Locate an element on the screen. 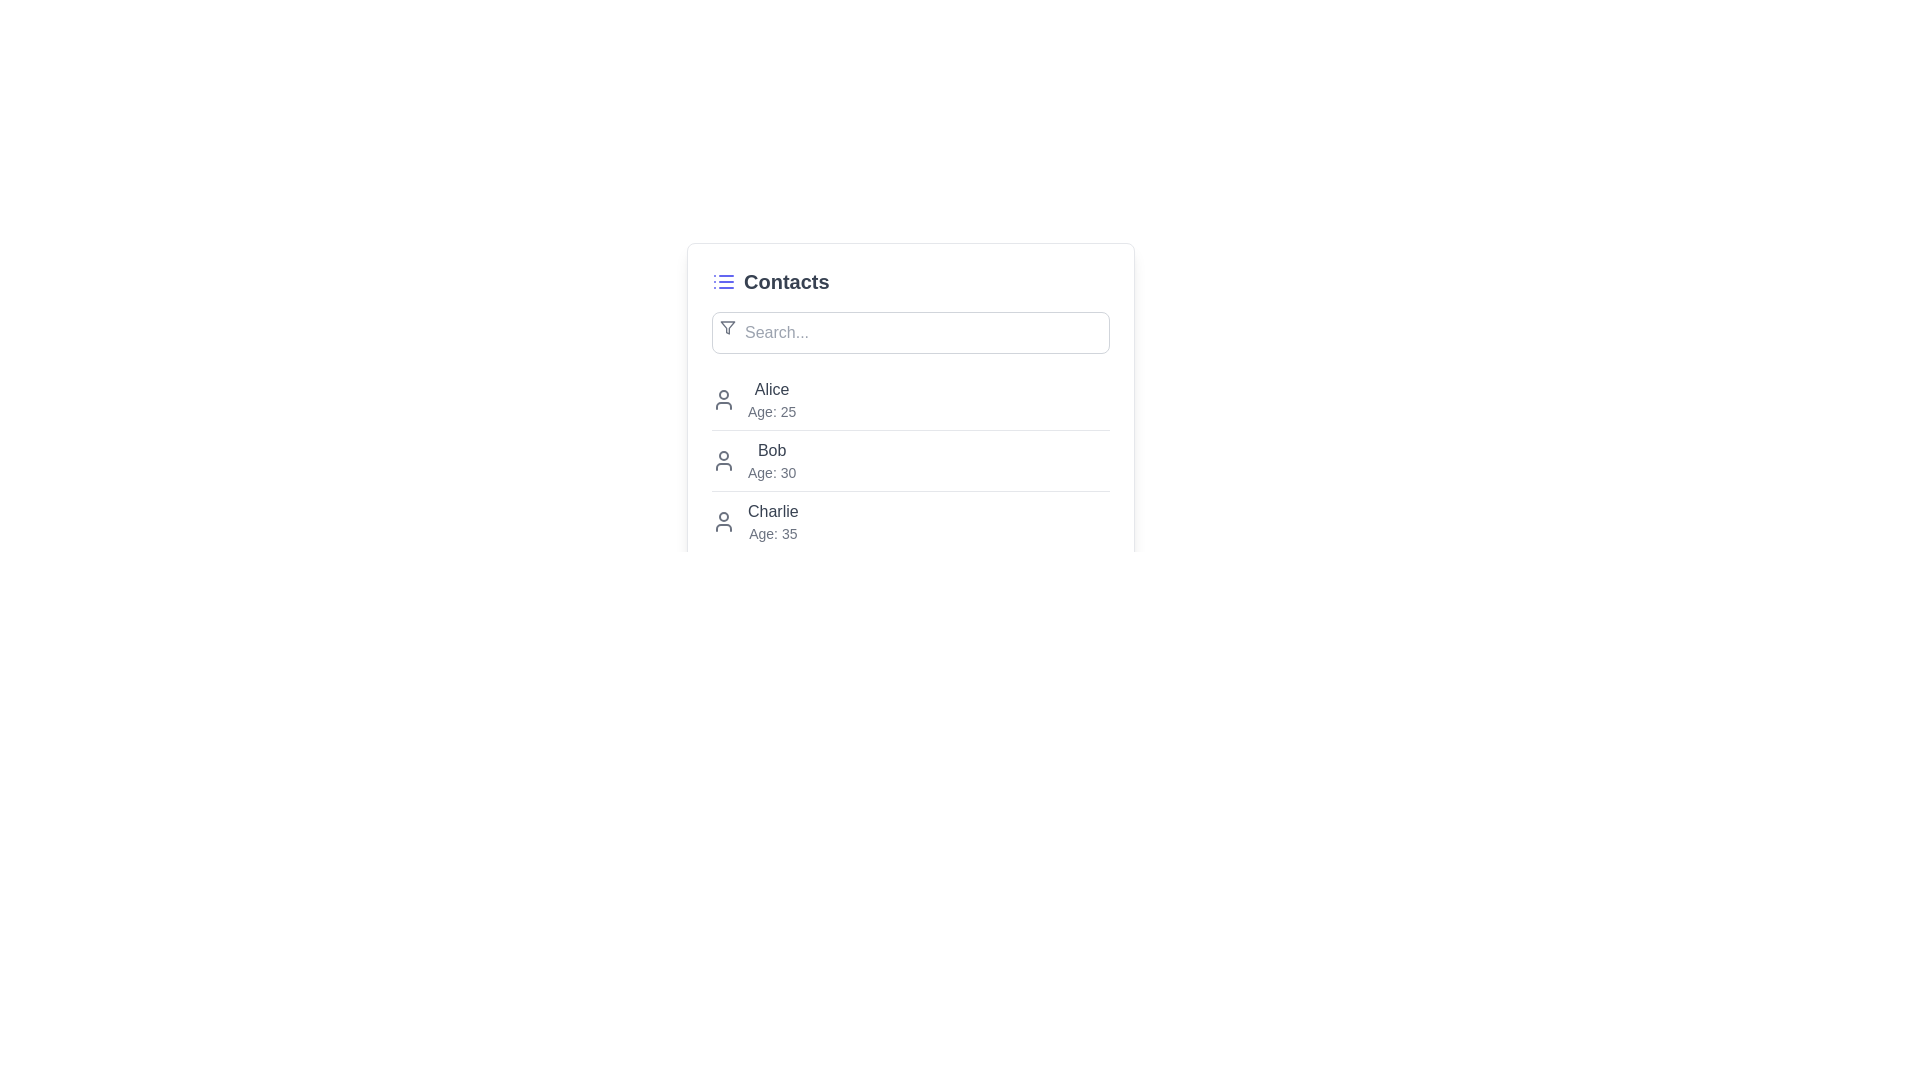 The image size is (1920, 1080). the second user profile entry in the 'Contacts' list, which displays a user's name and age, positioned between 'Alice, Age 25' and 'Charlie, Age 35' is located at coordinates (910, 459).